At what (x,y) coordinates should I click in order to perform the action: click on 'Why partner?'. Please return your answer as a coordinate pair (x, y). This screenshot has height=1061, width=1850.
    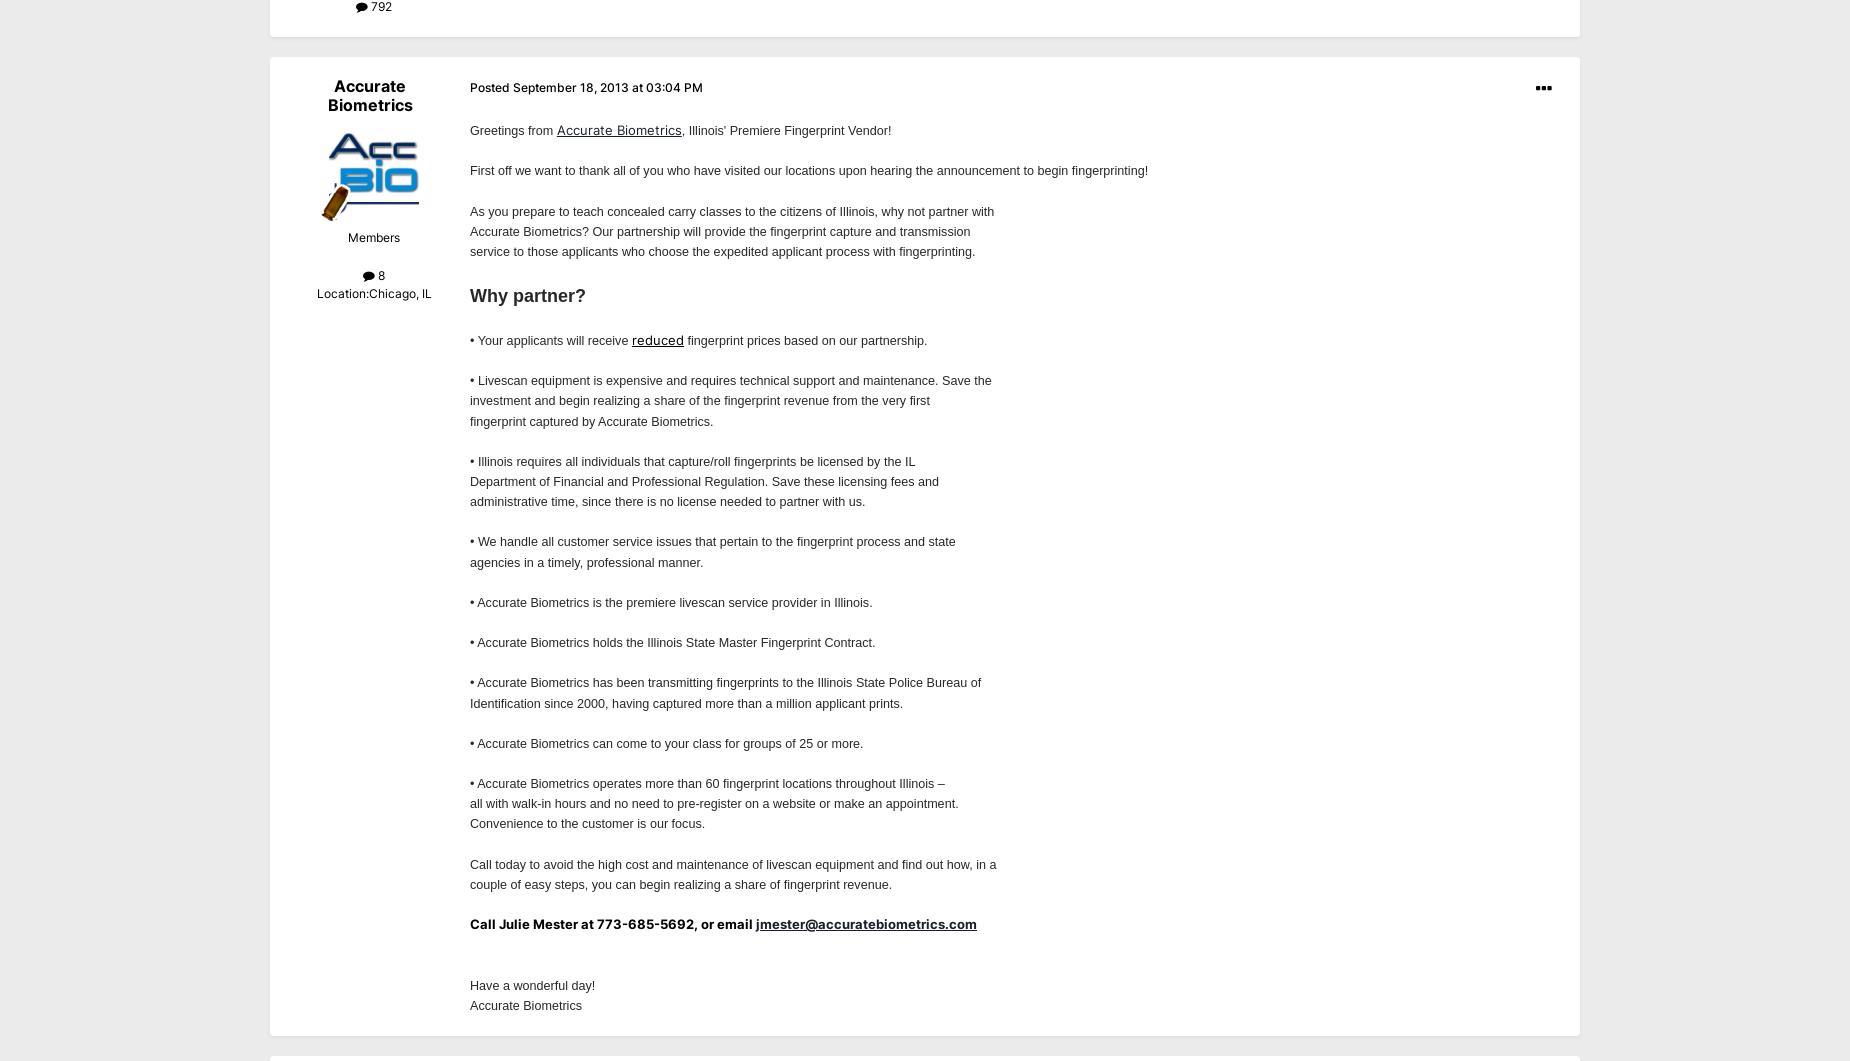
    Looking at the image, I should click on (527, 295).